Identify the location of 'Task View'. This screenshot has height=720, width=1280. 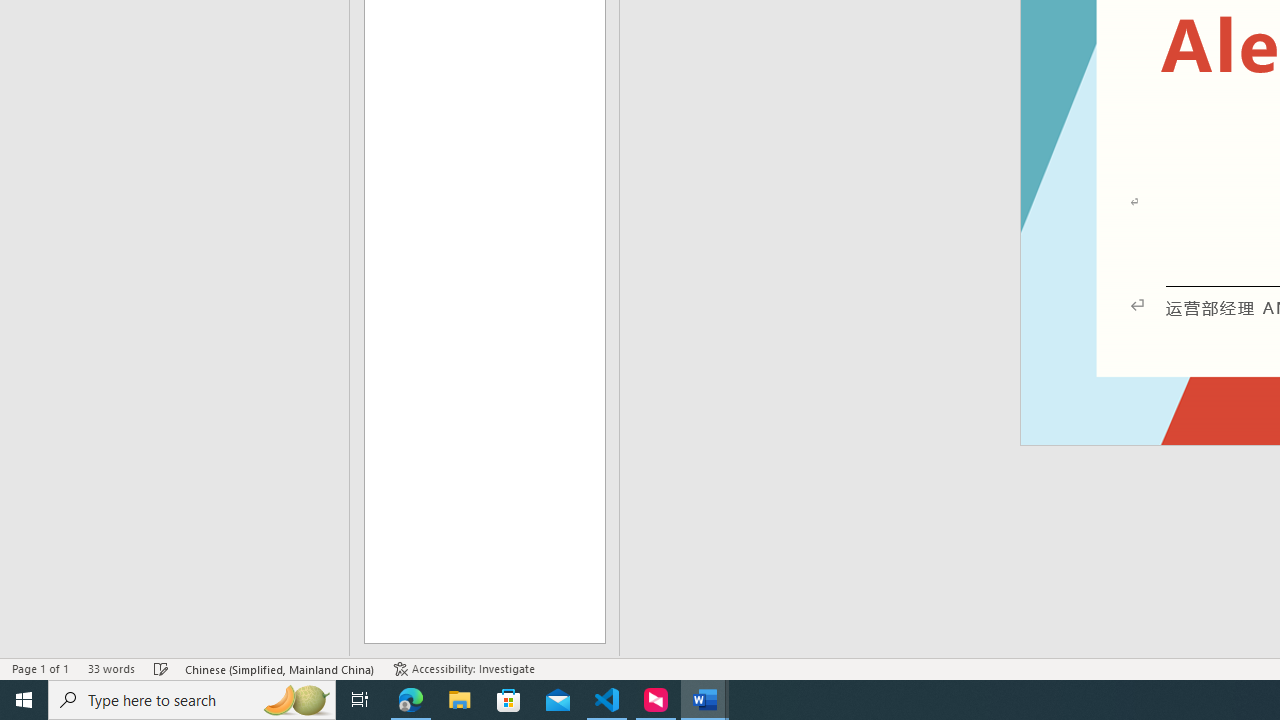
(359, 698).